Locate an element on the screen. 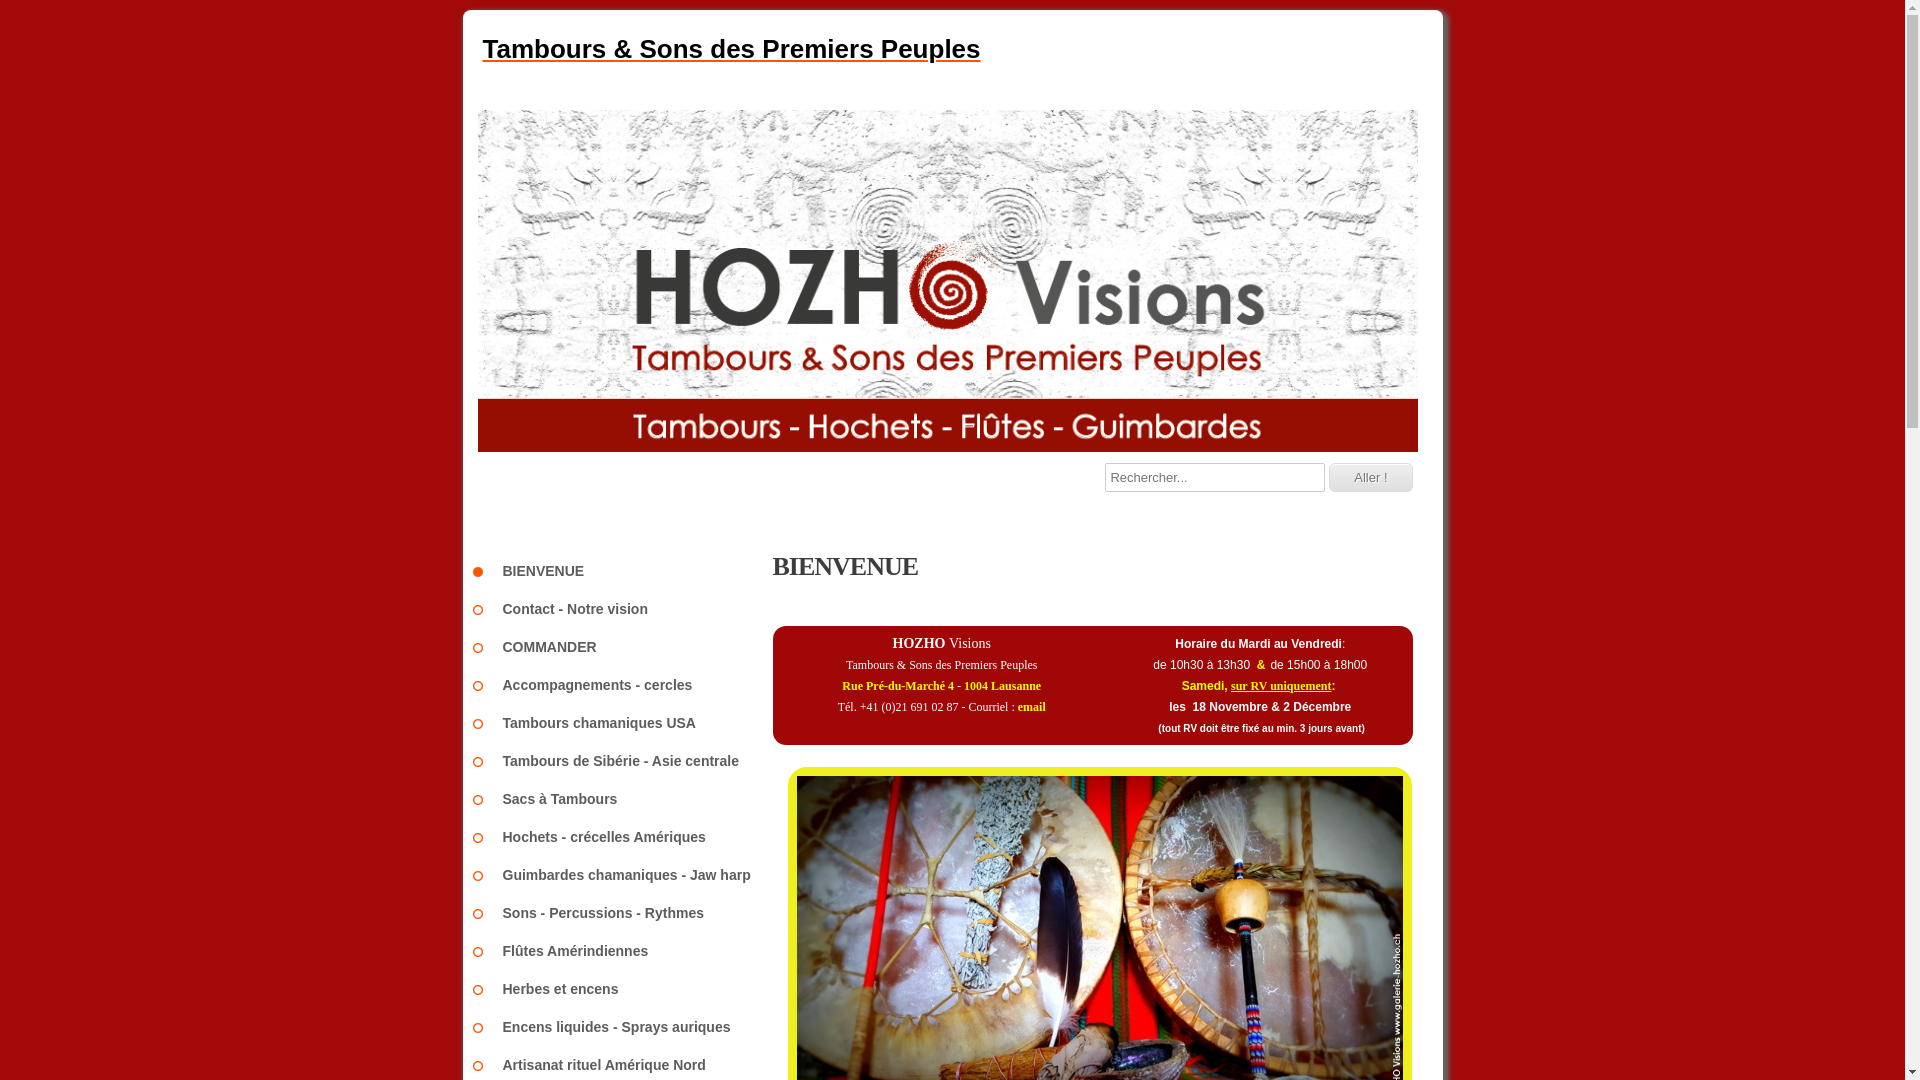  'Sons - Percussions - Rythmes' is located at coordinates (481, 913).